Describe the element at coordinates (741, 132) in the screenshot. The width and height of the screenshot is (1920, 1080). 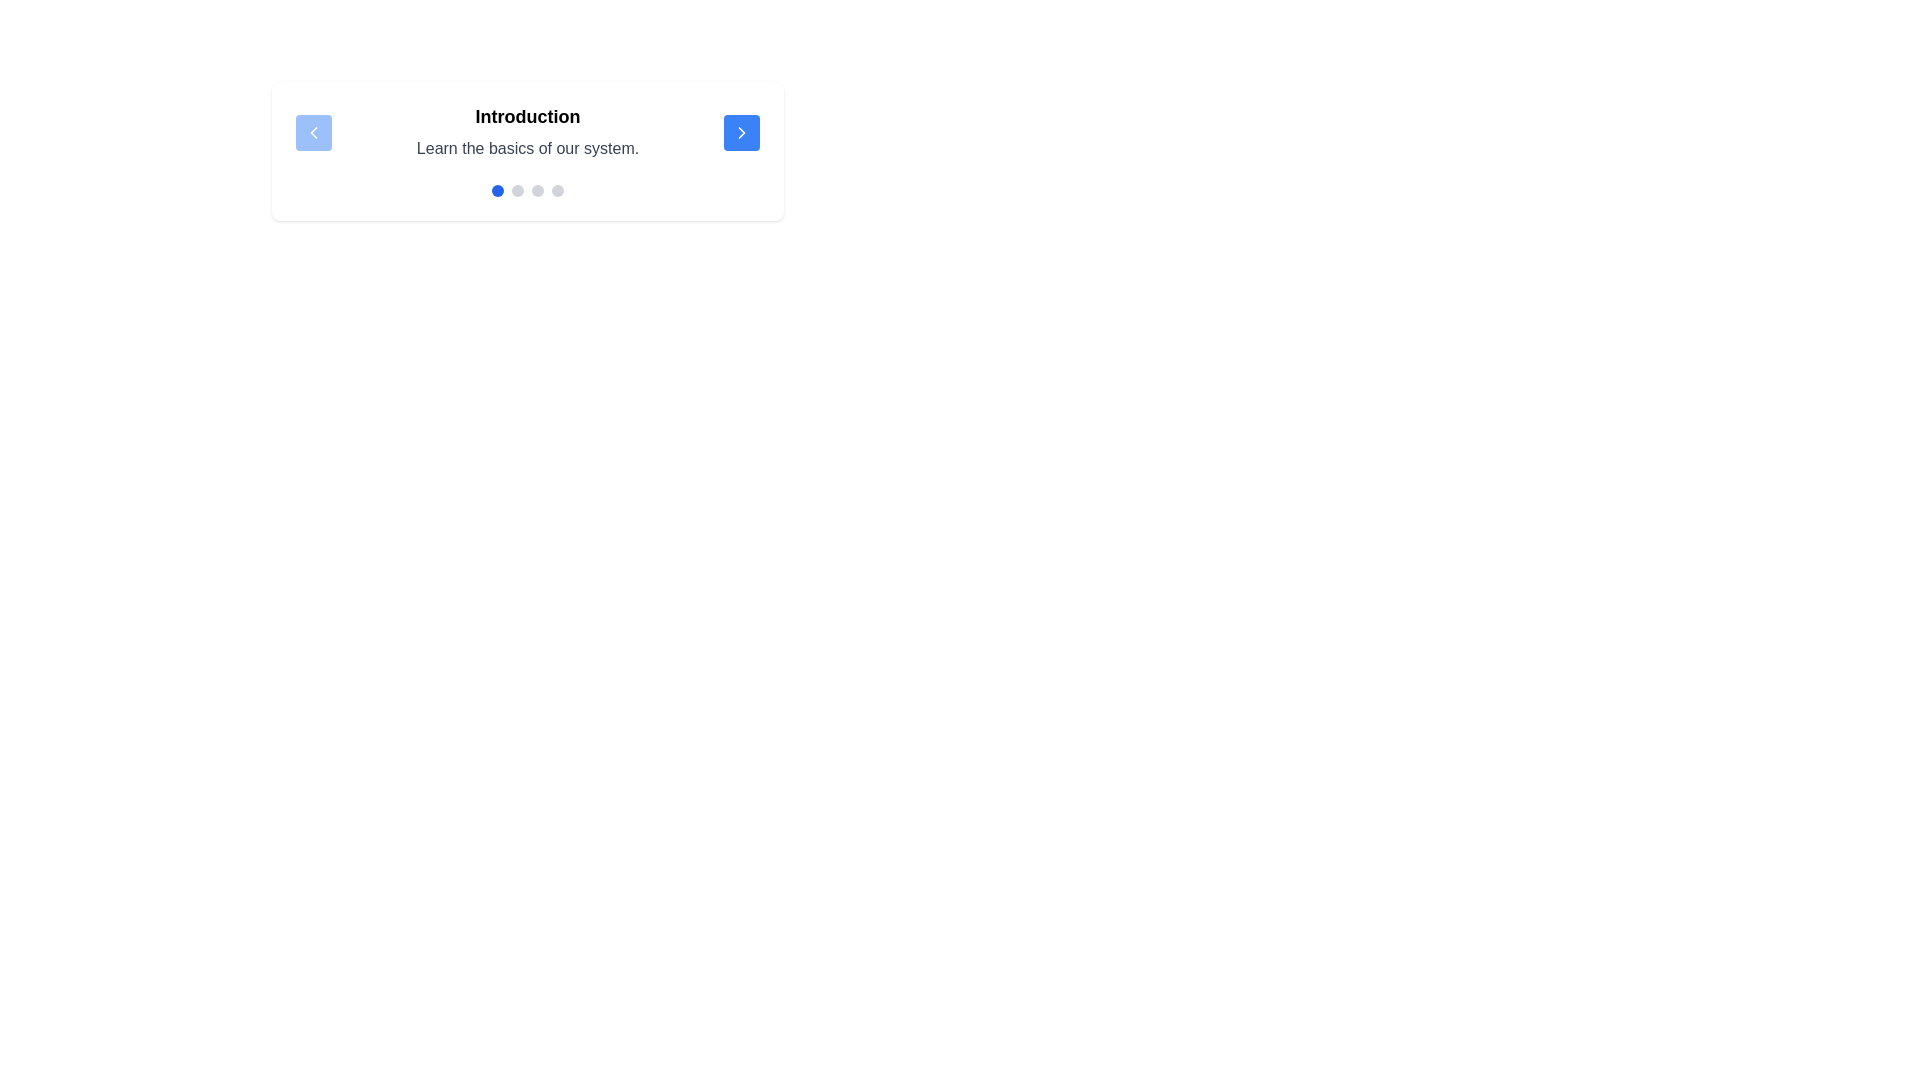
I see `the small blue button with rounded edges and an arrow icon pointing to the right` at that location.